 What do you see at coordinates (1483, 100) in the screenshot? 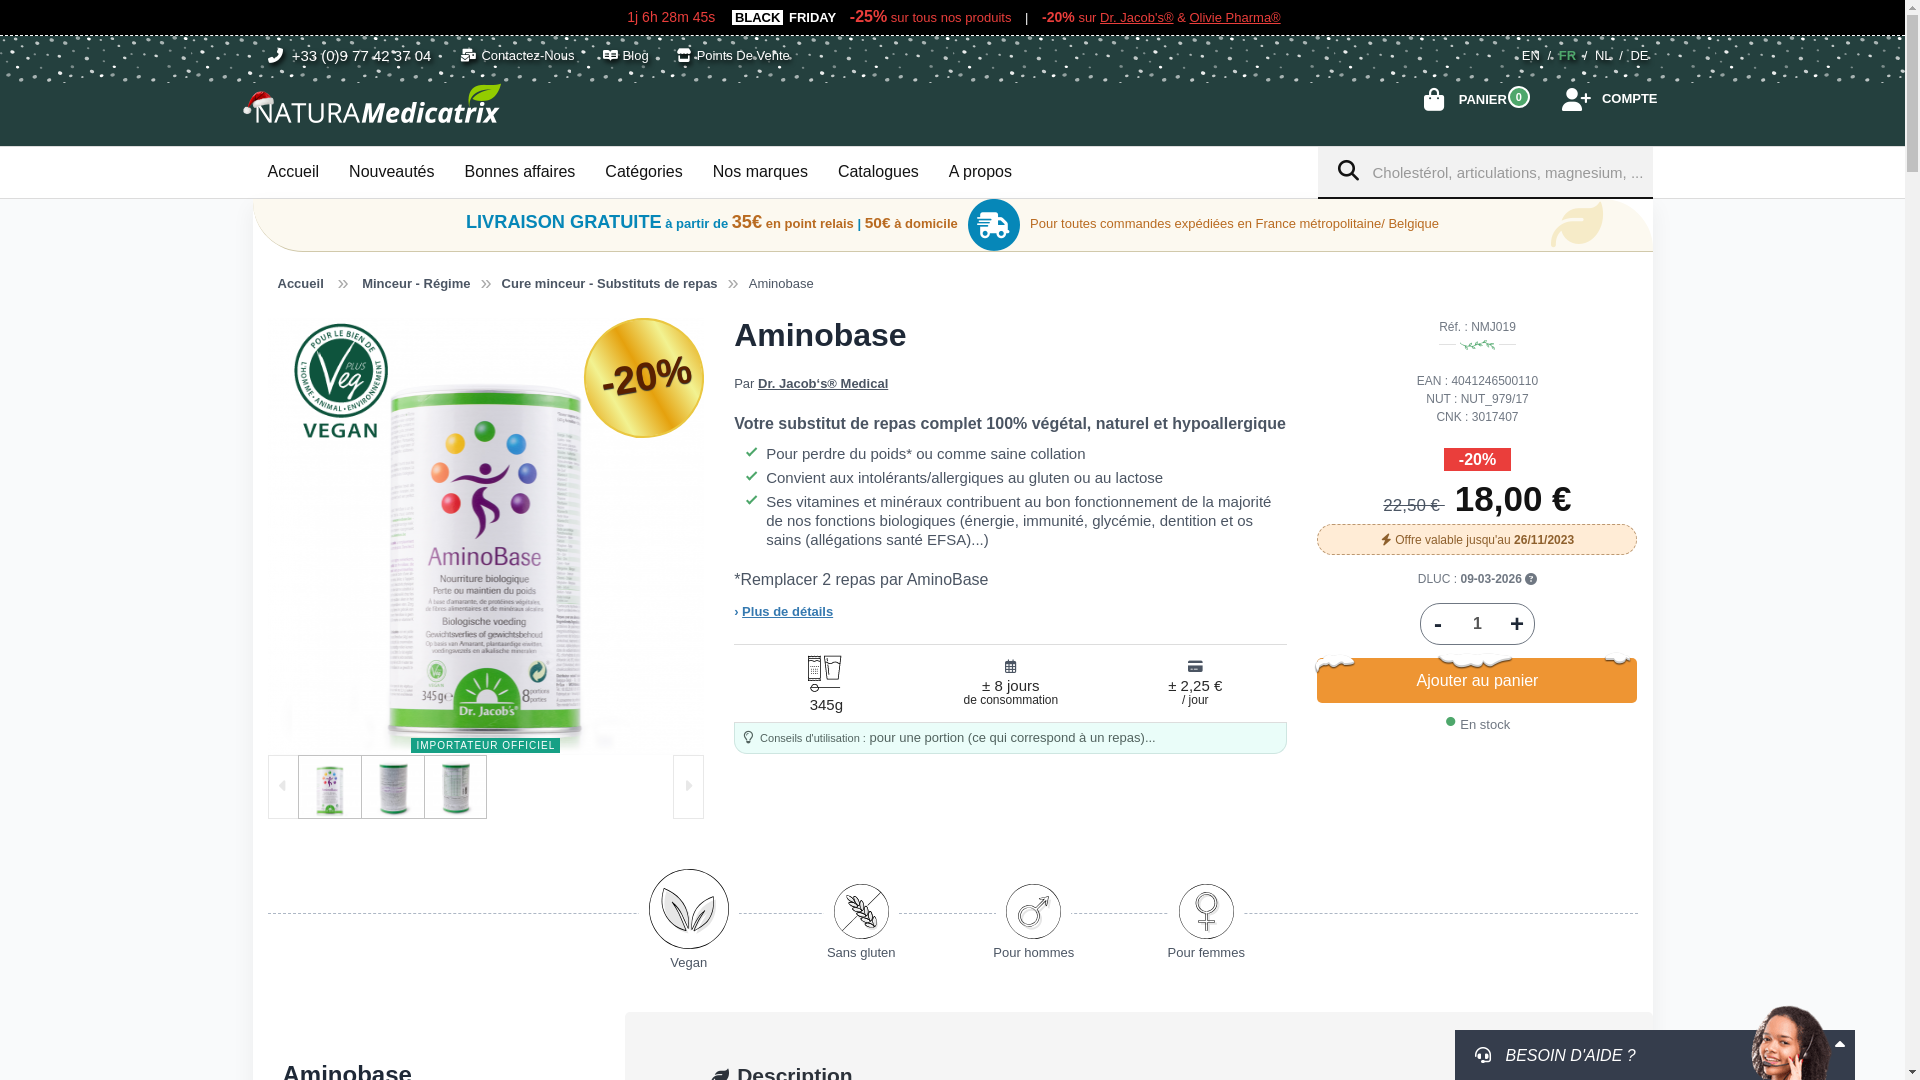
I see `'PANIER` at bounding box center [1483, 100].